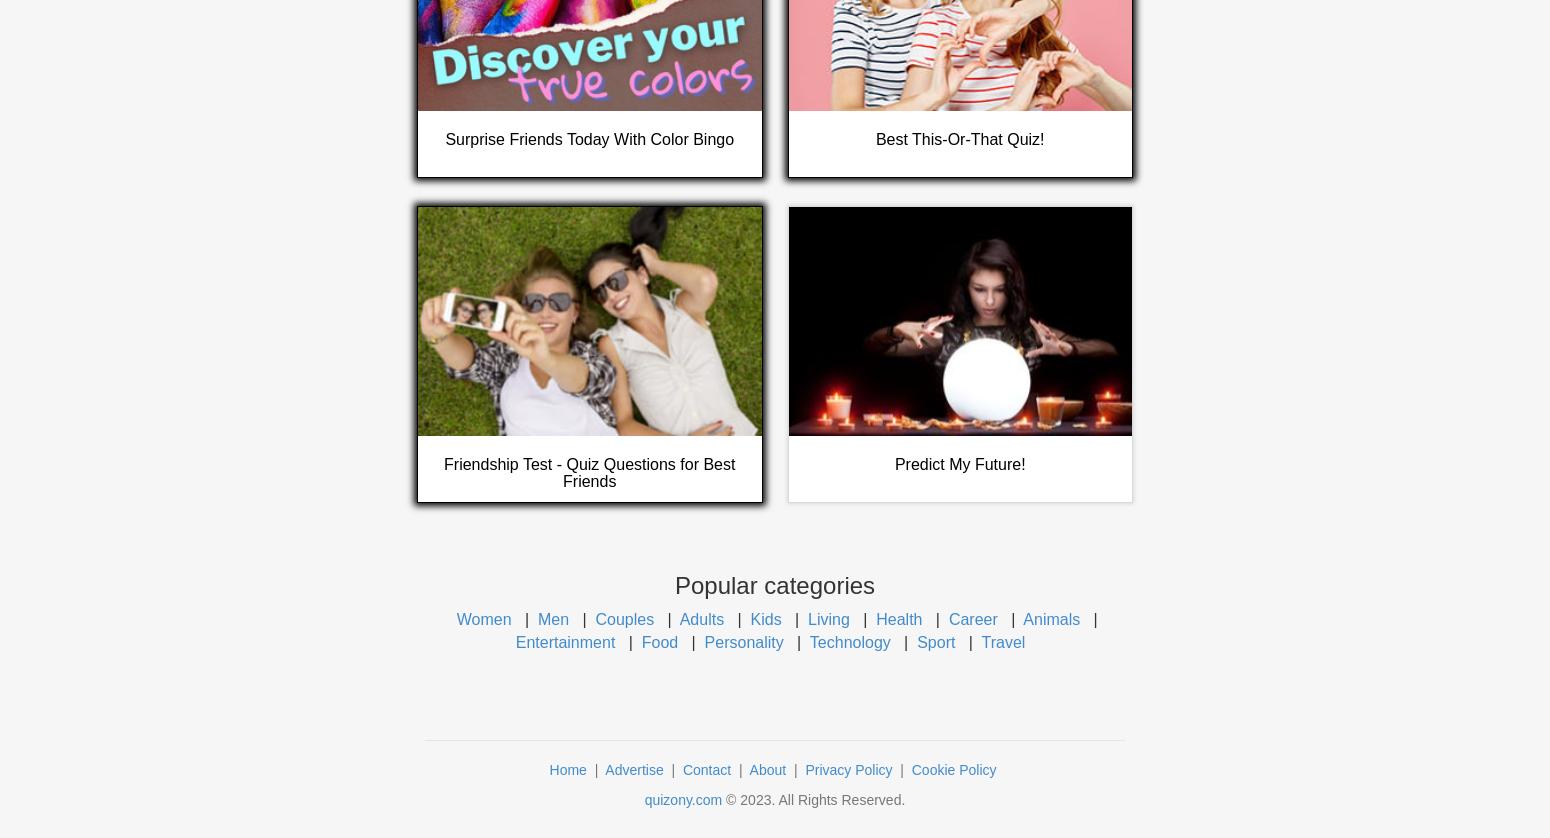  Describe the element at coordinates (769, 768) in the screenshot. I see `'About'` at that location.